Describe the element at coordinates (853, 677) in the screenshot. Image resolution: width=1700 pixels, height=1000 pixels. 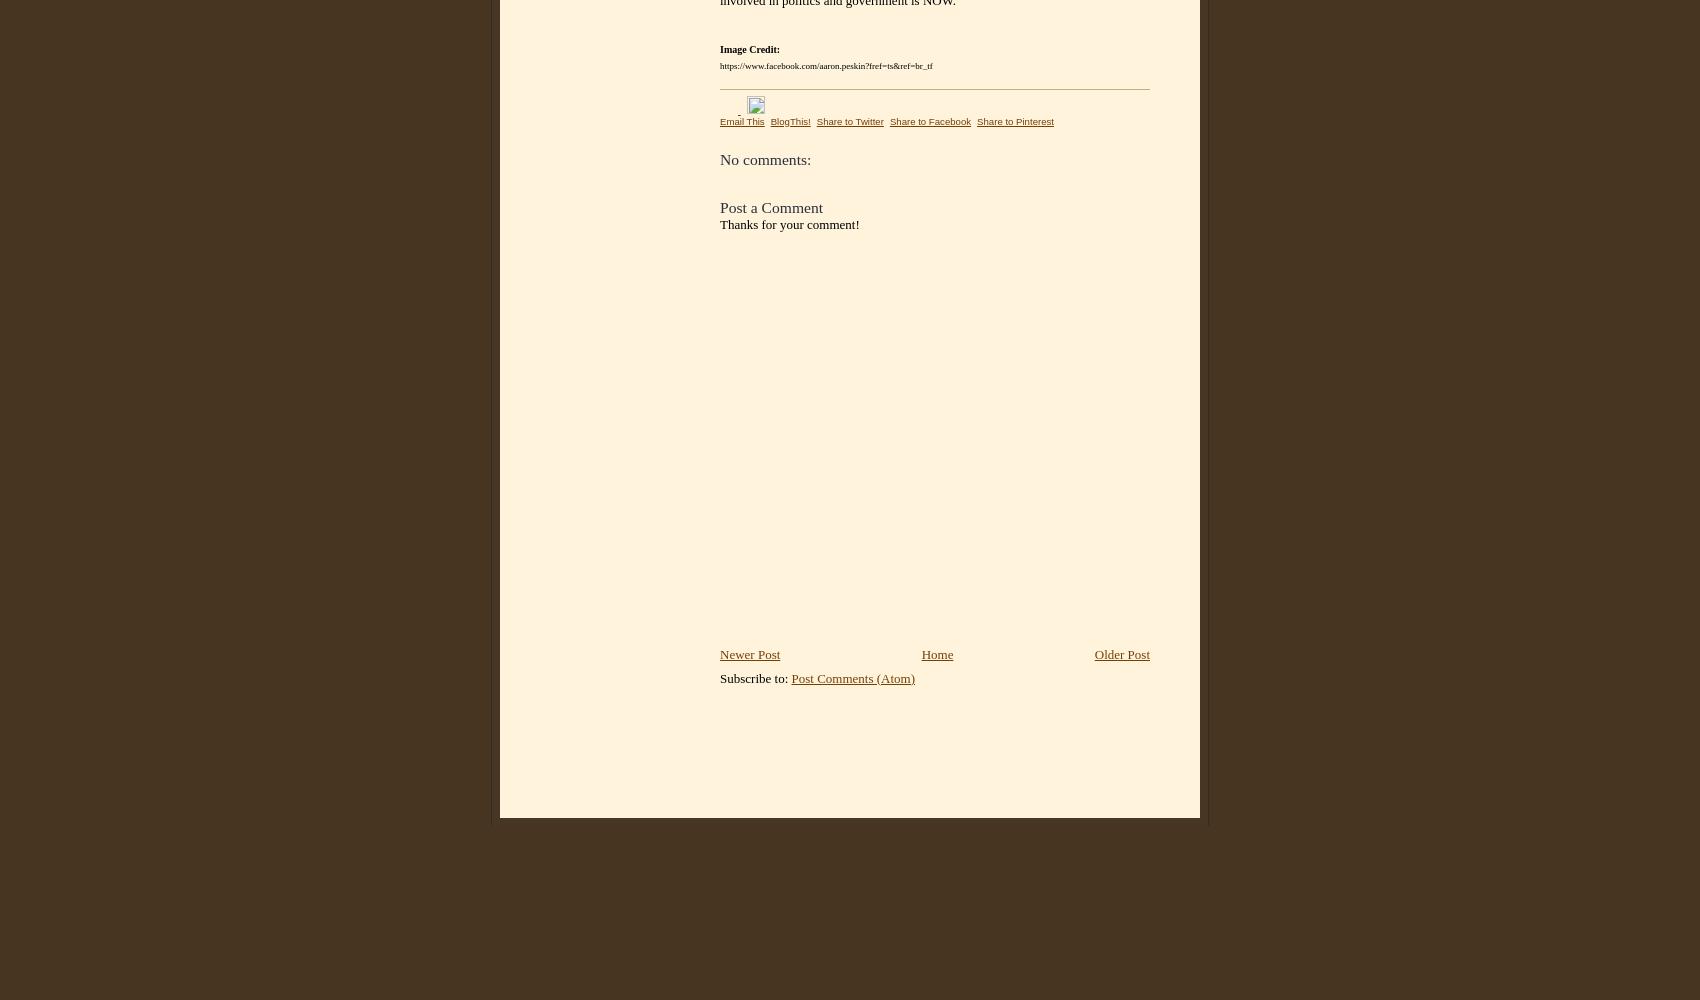
I see `'Post Comments (Atom)'` at that location.